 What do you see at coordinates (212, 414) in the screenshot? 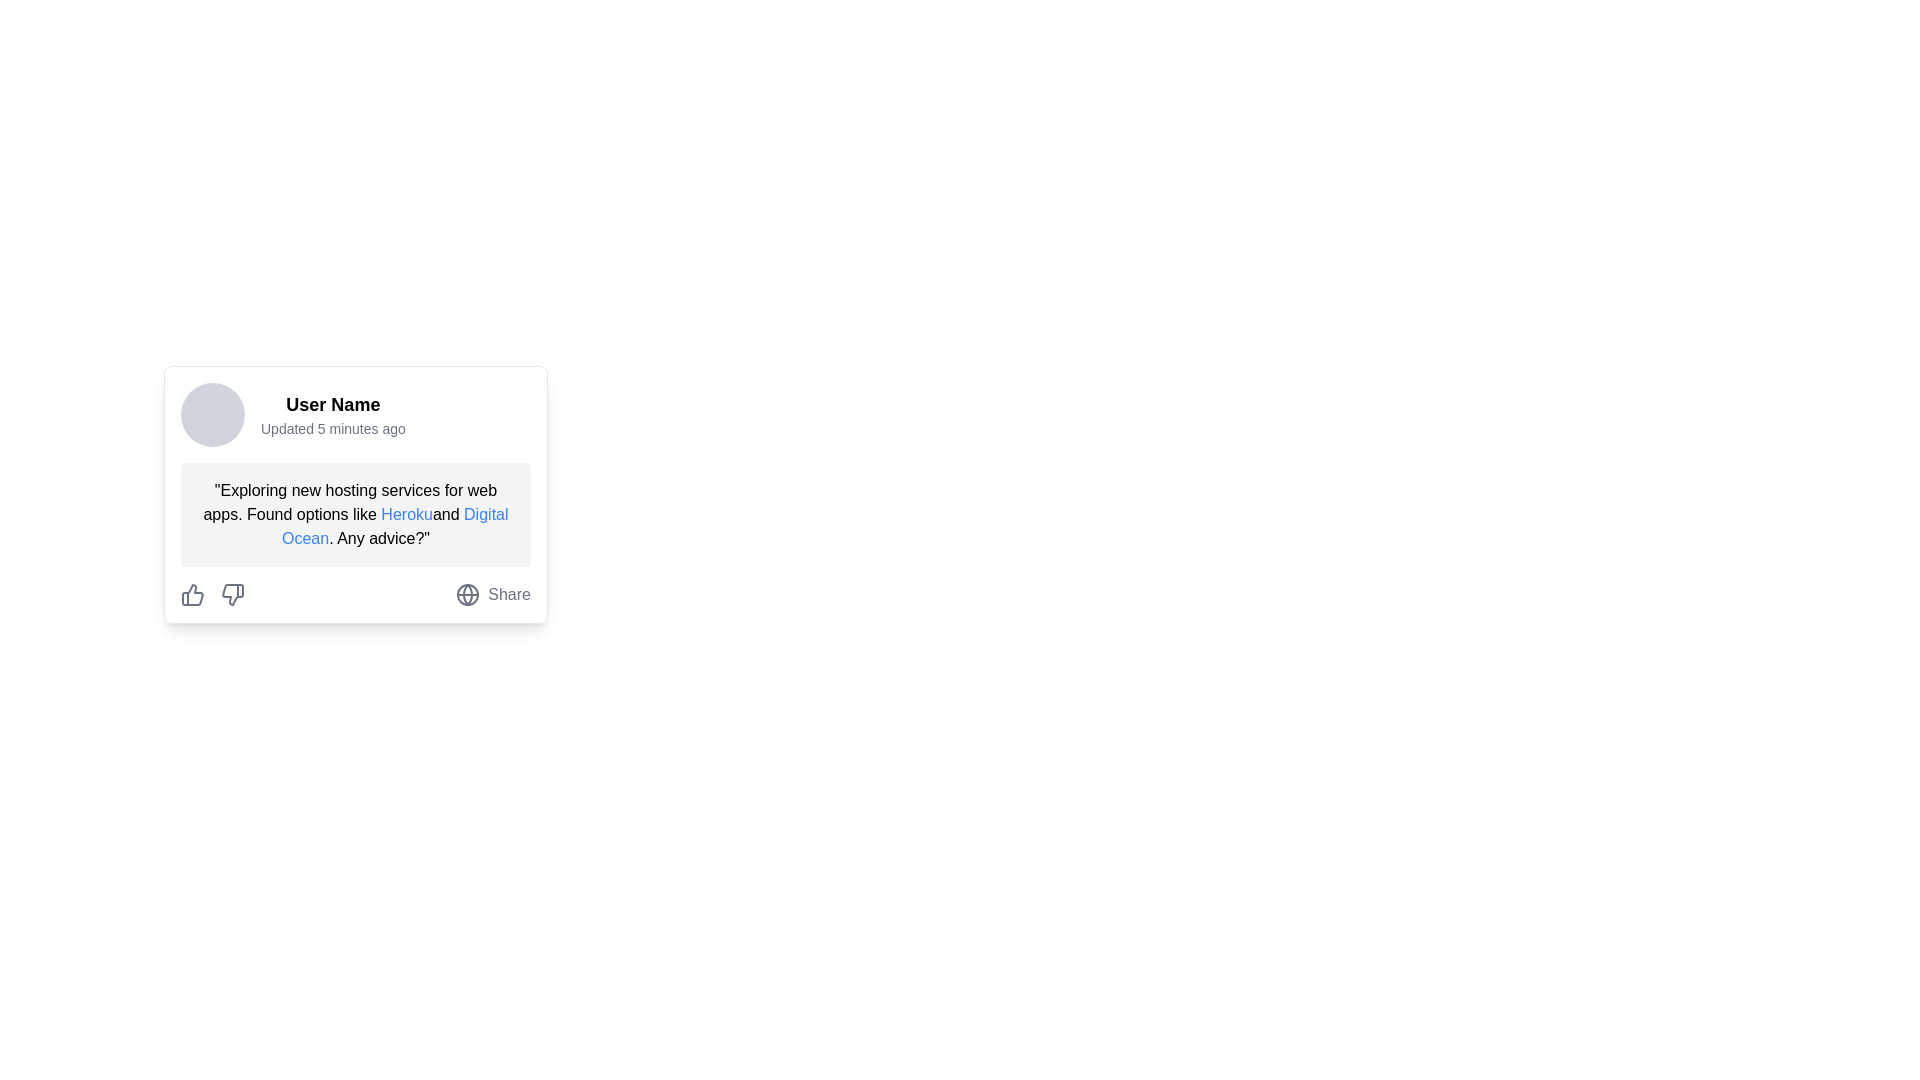
I see `the circular badge with a light gray background located to the left of 'User Name' and 'Updated 5 minutes ago' within the user information card` at bounding box center [212, 414].